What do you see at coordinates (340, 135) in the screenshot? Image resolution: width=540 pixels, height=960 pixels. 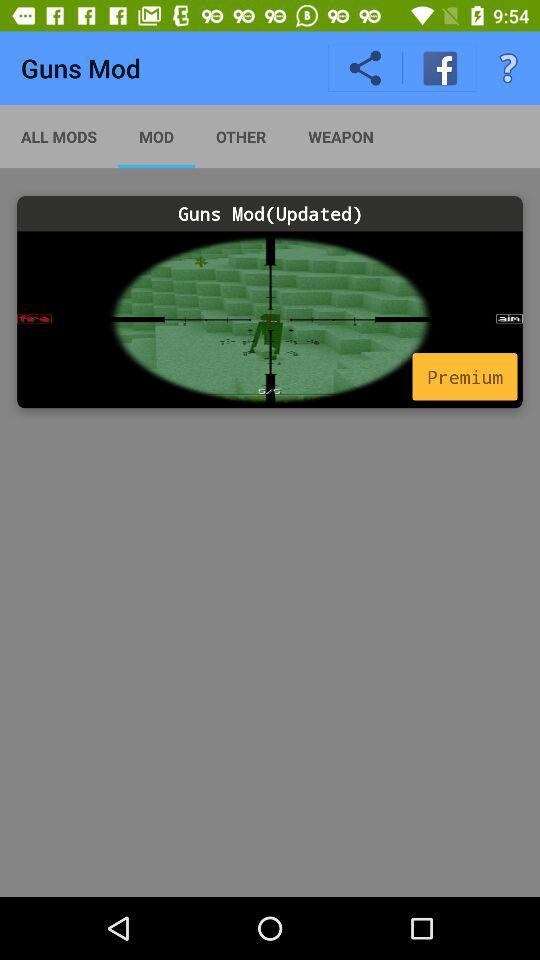 I see `the weapon app` at bounding box center [340, 135].